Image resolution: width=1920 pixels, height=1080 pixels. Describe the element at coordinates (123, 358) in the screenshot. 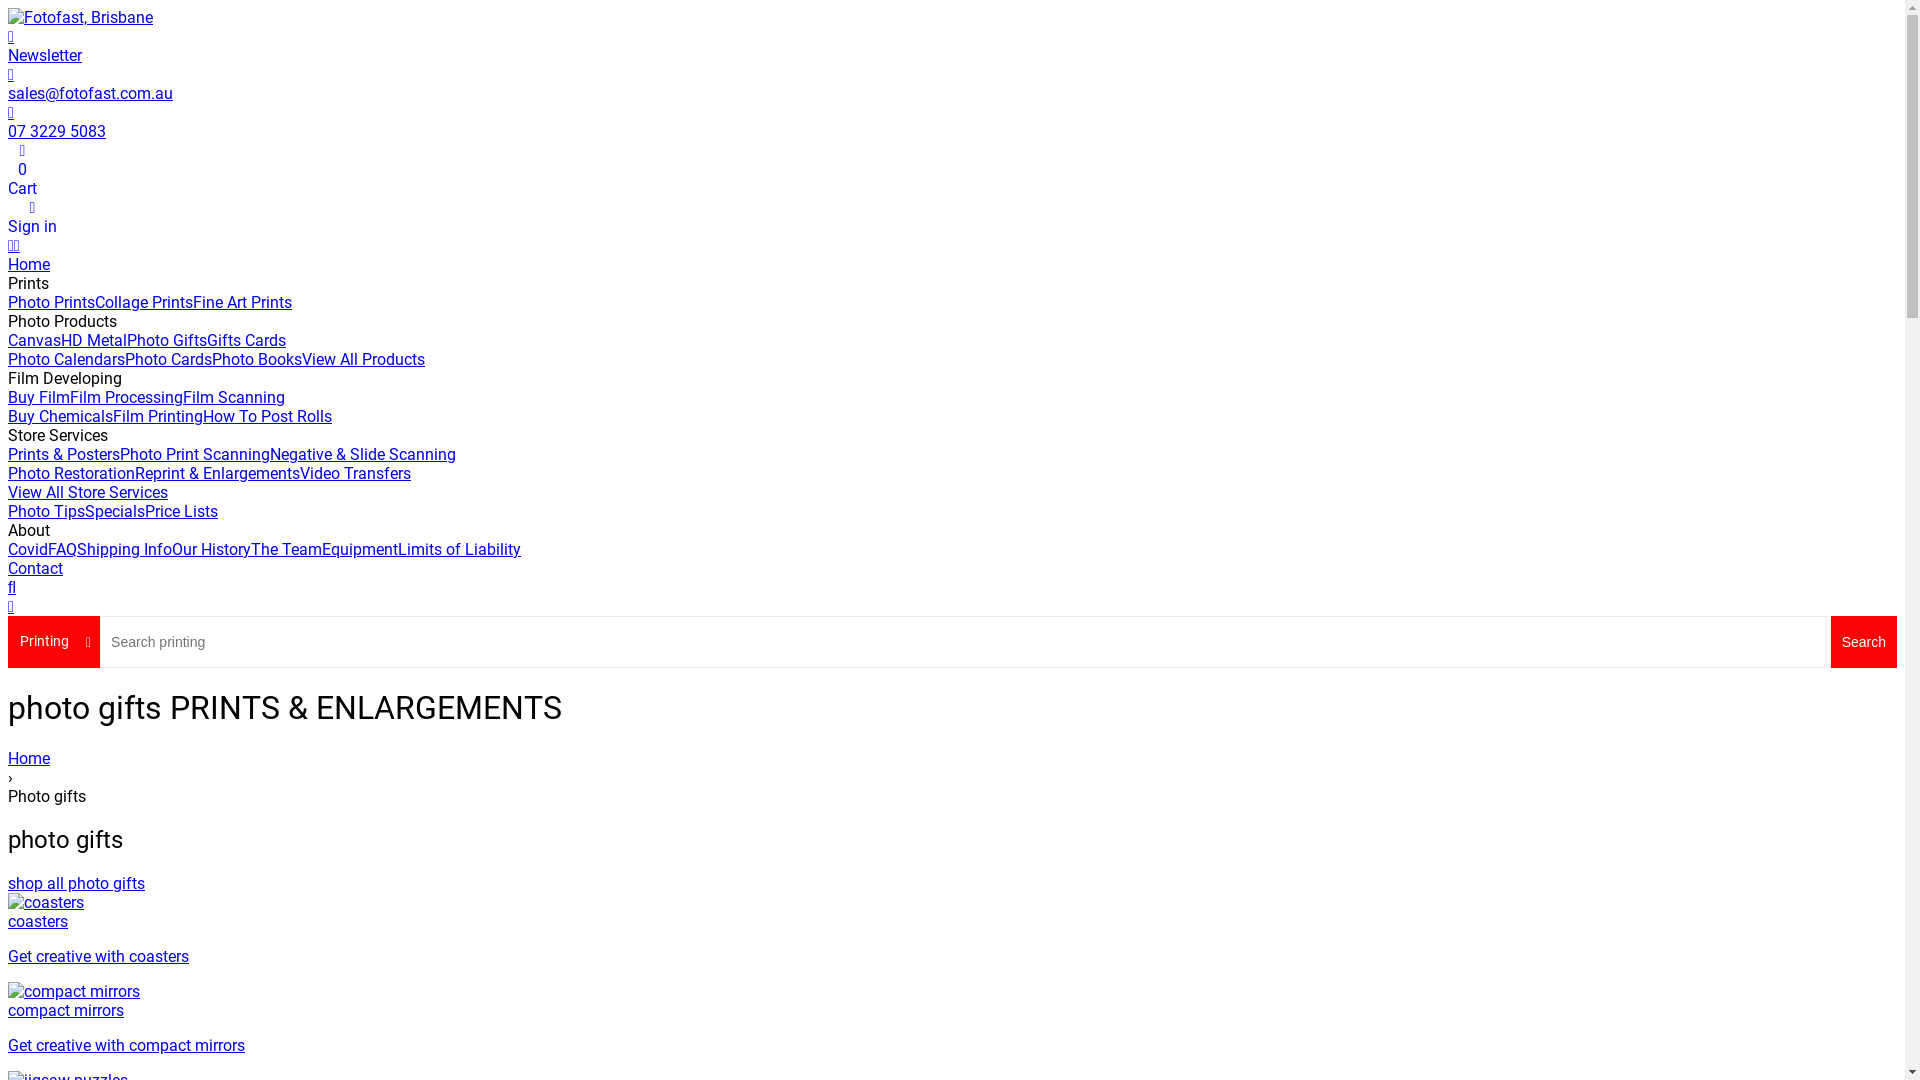

I see `'Photo Cards'` at that location.